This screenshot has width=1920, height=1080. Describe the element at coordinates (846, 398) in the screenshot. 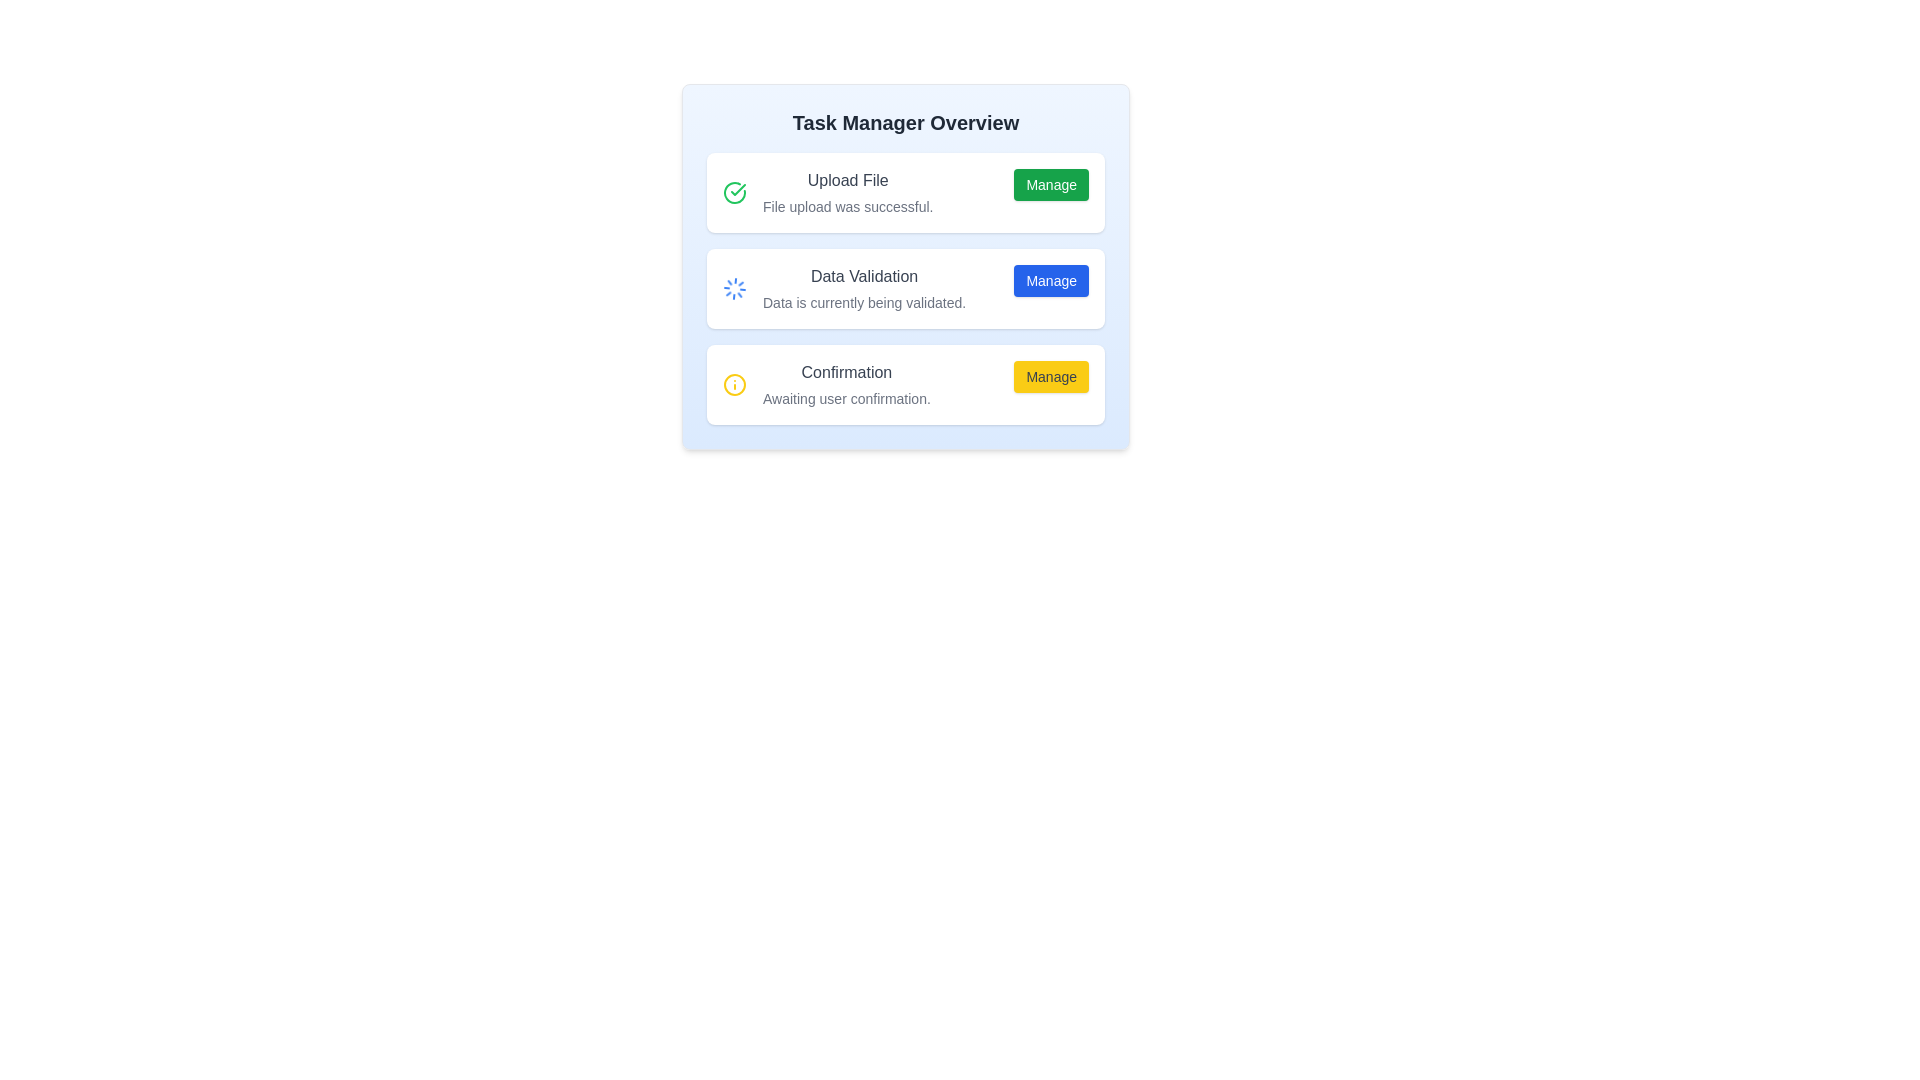

I see `the static text element that reads 'Awaiting user confirmation.' which is styled in a smaller font size and muted gray color, located below the heading 'Confirmation' and above the yellow 'Manage' button` at that location.